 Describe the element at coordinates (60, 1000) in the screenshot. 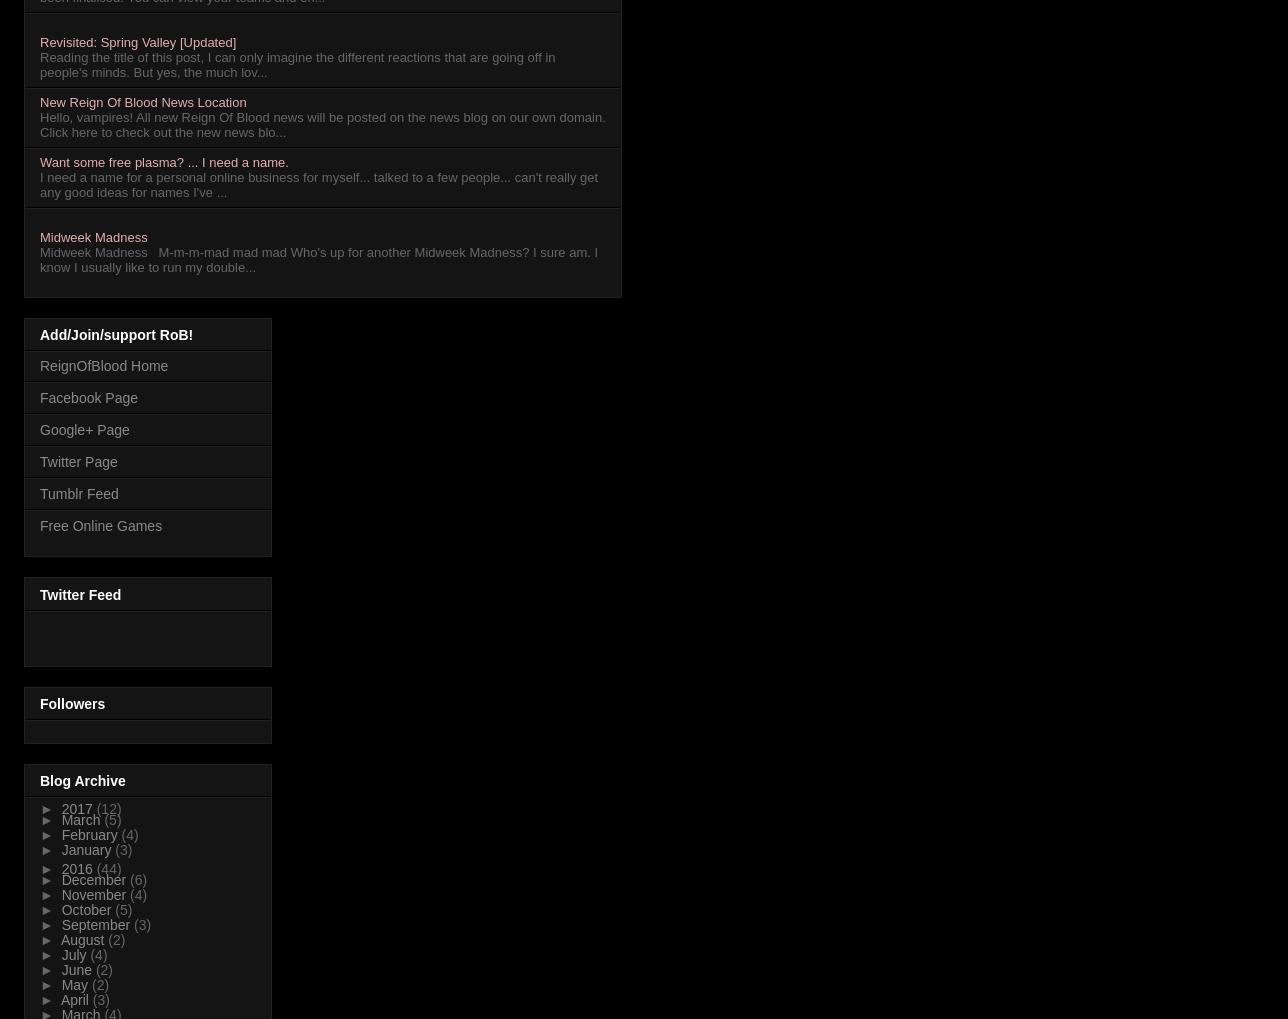

I see `'April'` at that location.